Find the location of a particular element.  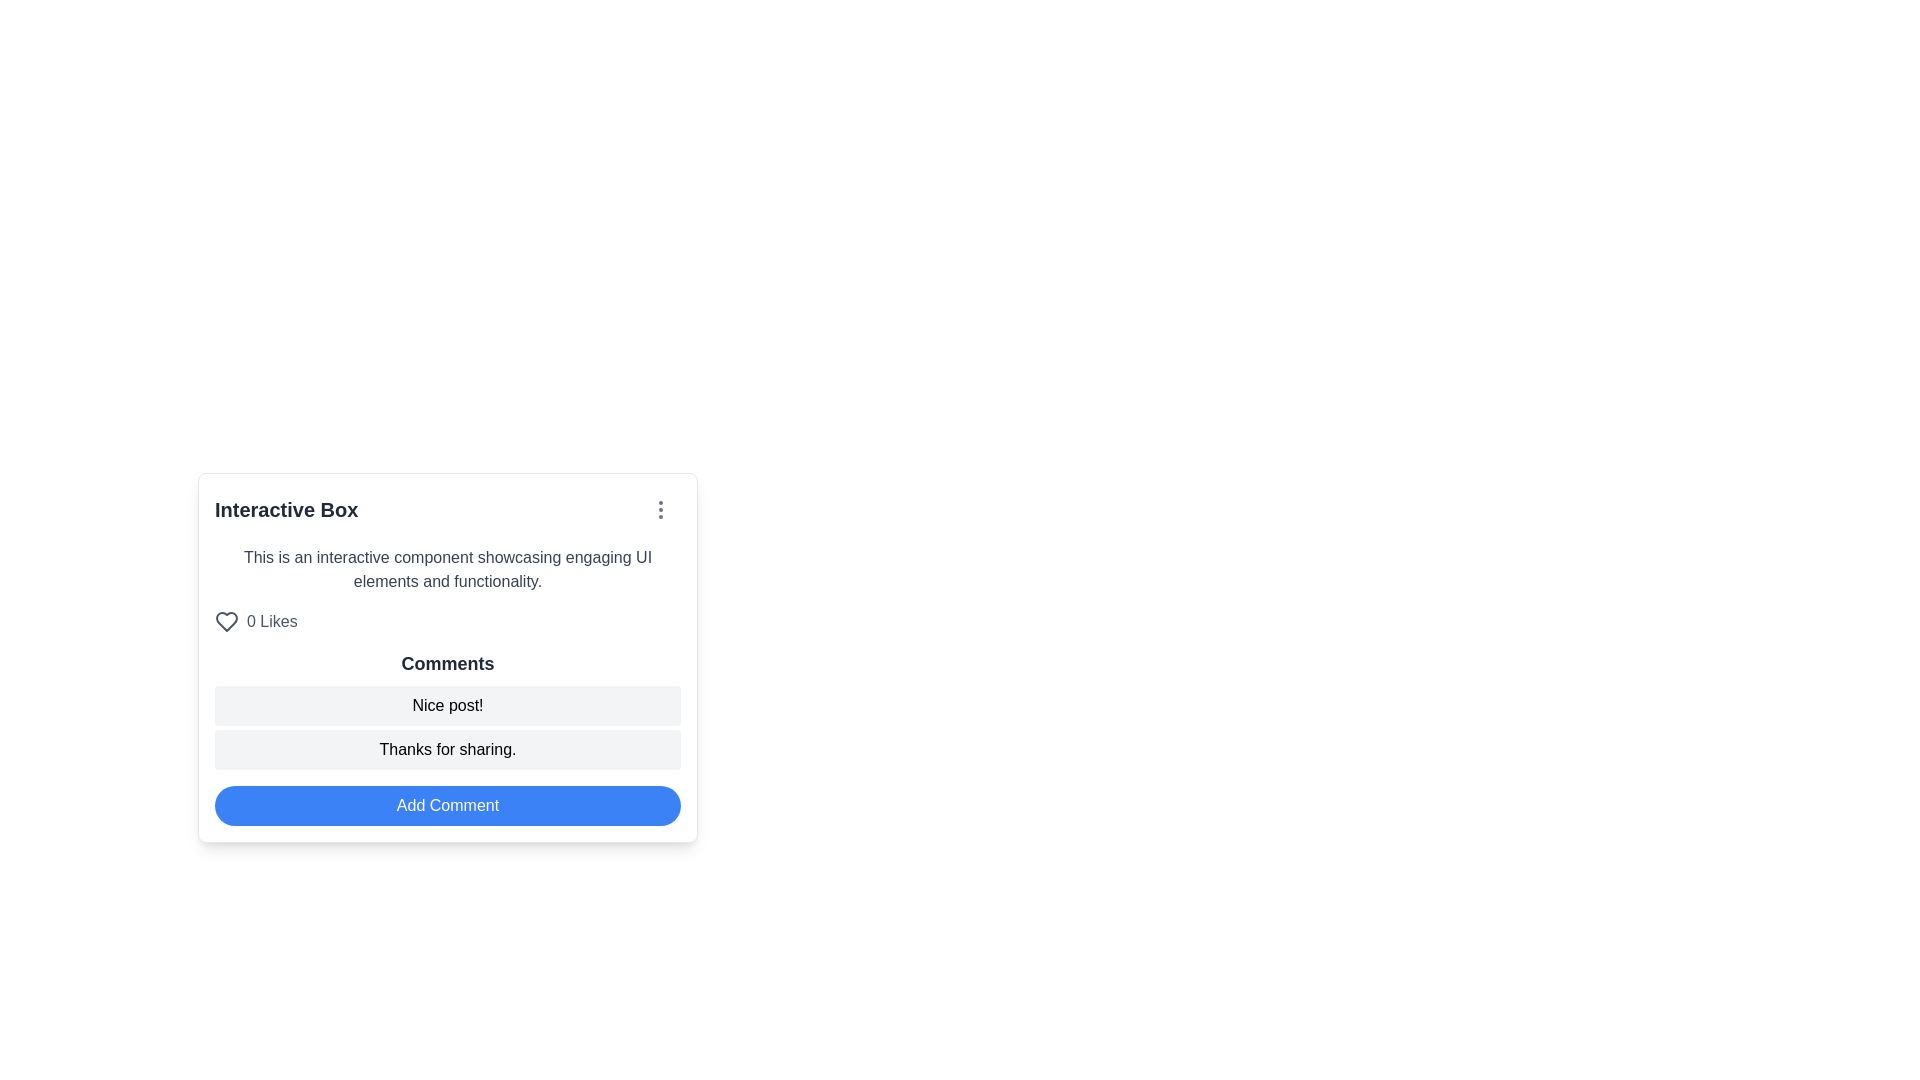

the heart-shaped icon with a hollow center that represents likes, located to the left of the '0 Likes' text in the top-left section of the 'Interactive Box' is located at coordinates (226, 620).